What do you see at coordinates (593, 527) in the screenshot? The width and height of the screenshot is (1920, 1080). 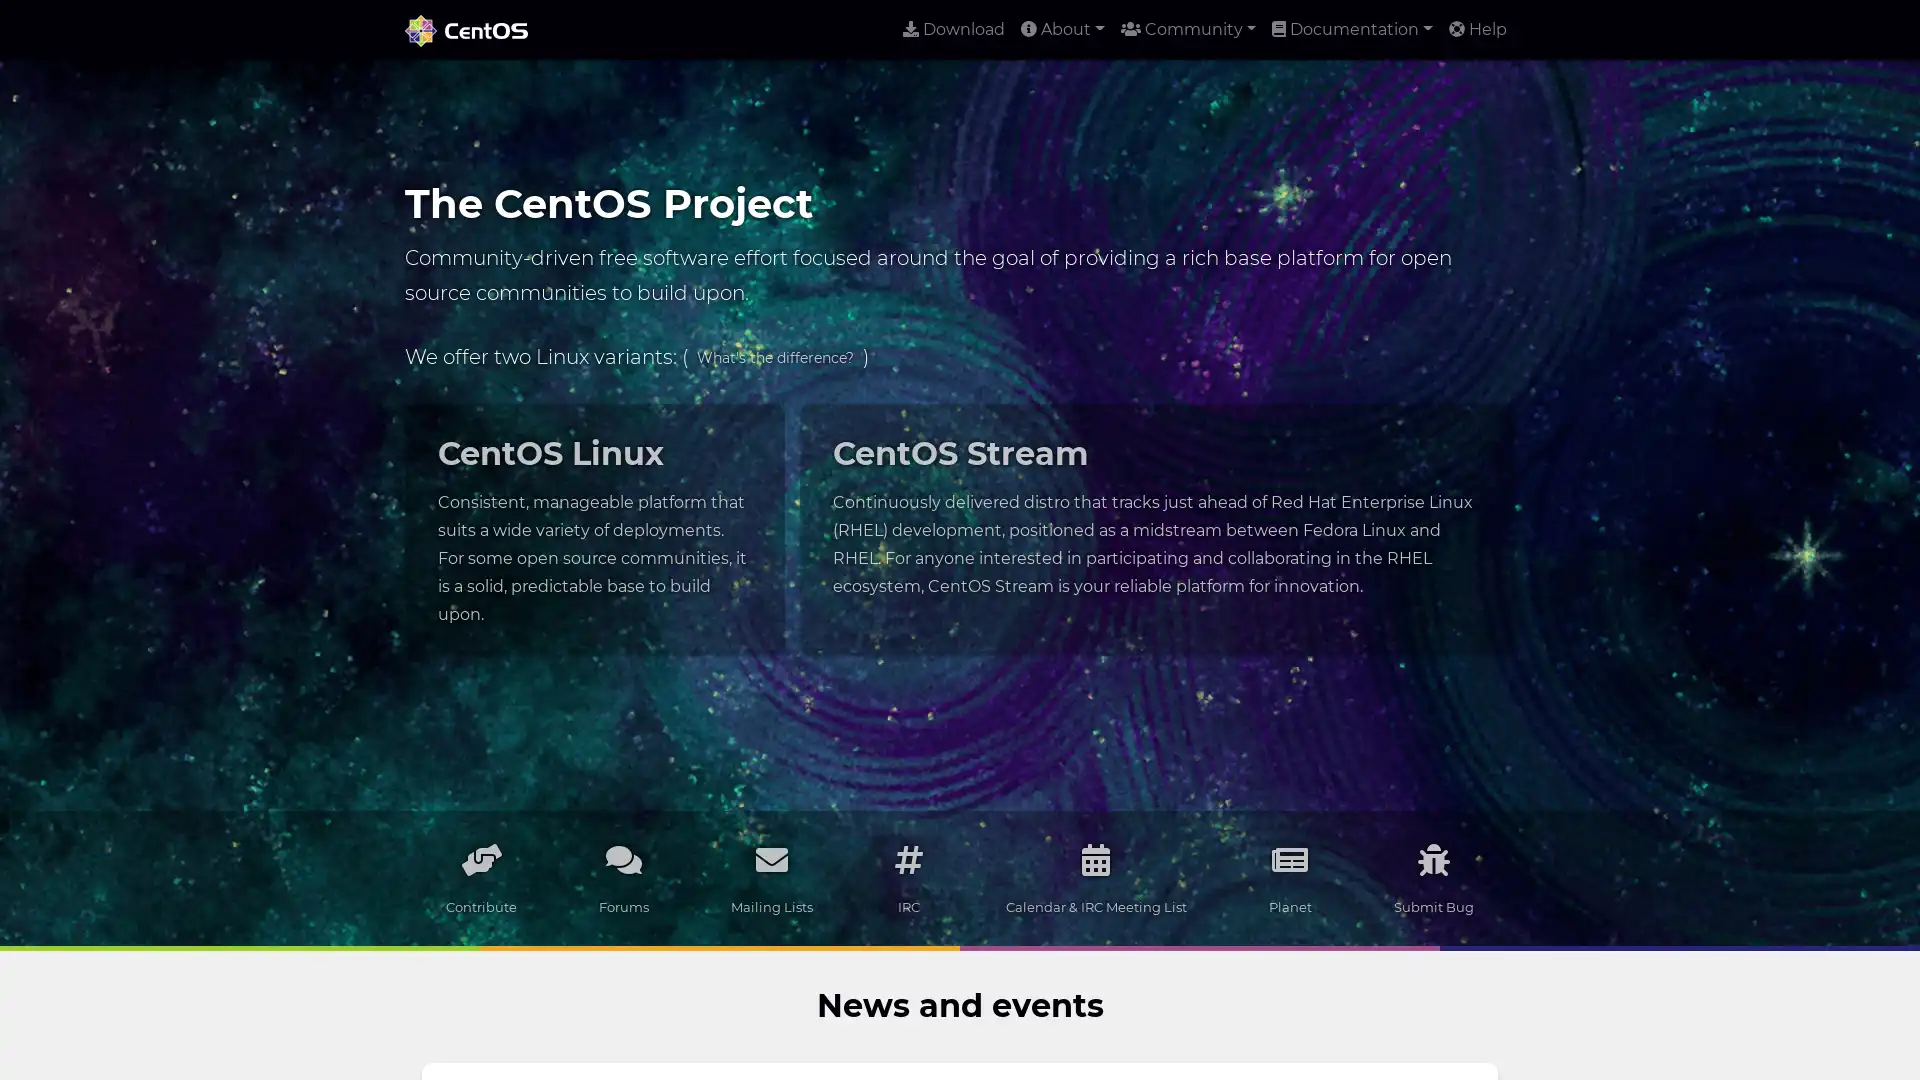 I see `CentOS Linux Consistent, manageable platform that suits a wide variety of deployments. For some open source communities, it is a solid, predictable base to build upon.` at bounding box center [593, 527].